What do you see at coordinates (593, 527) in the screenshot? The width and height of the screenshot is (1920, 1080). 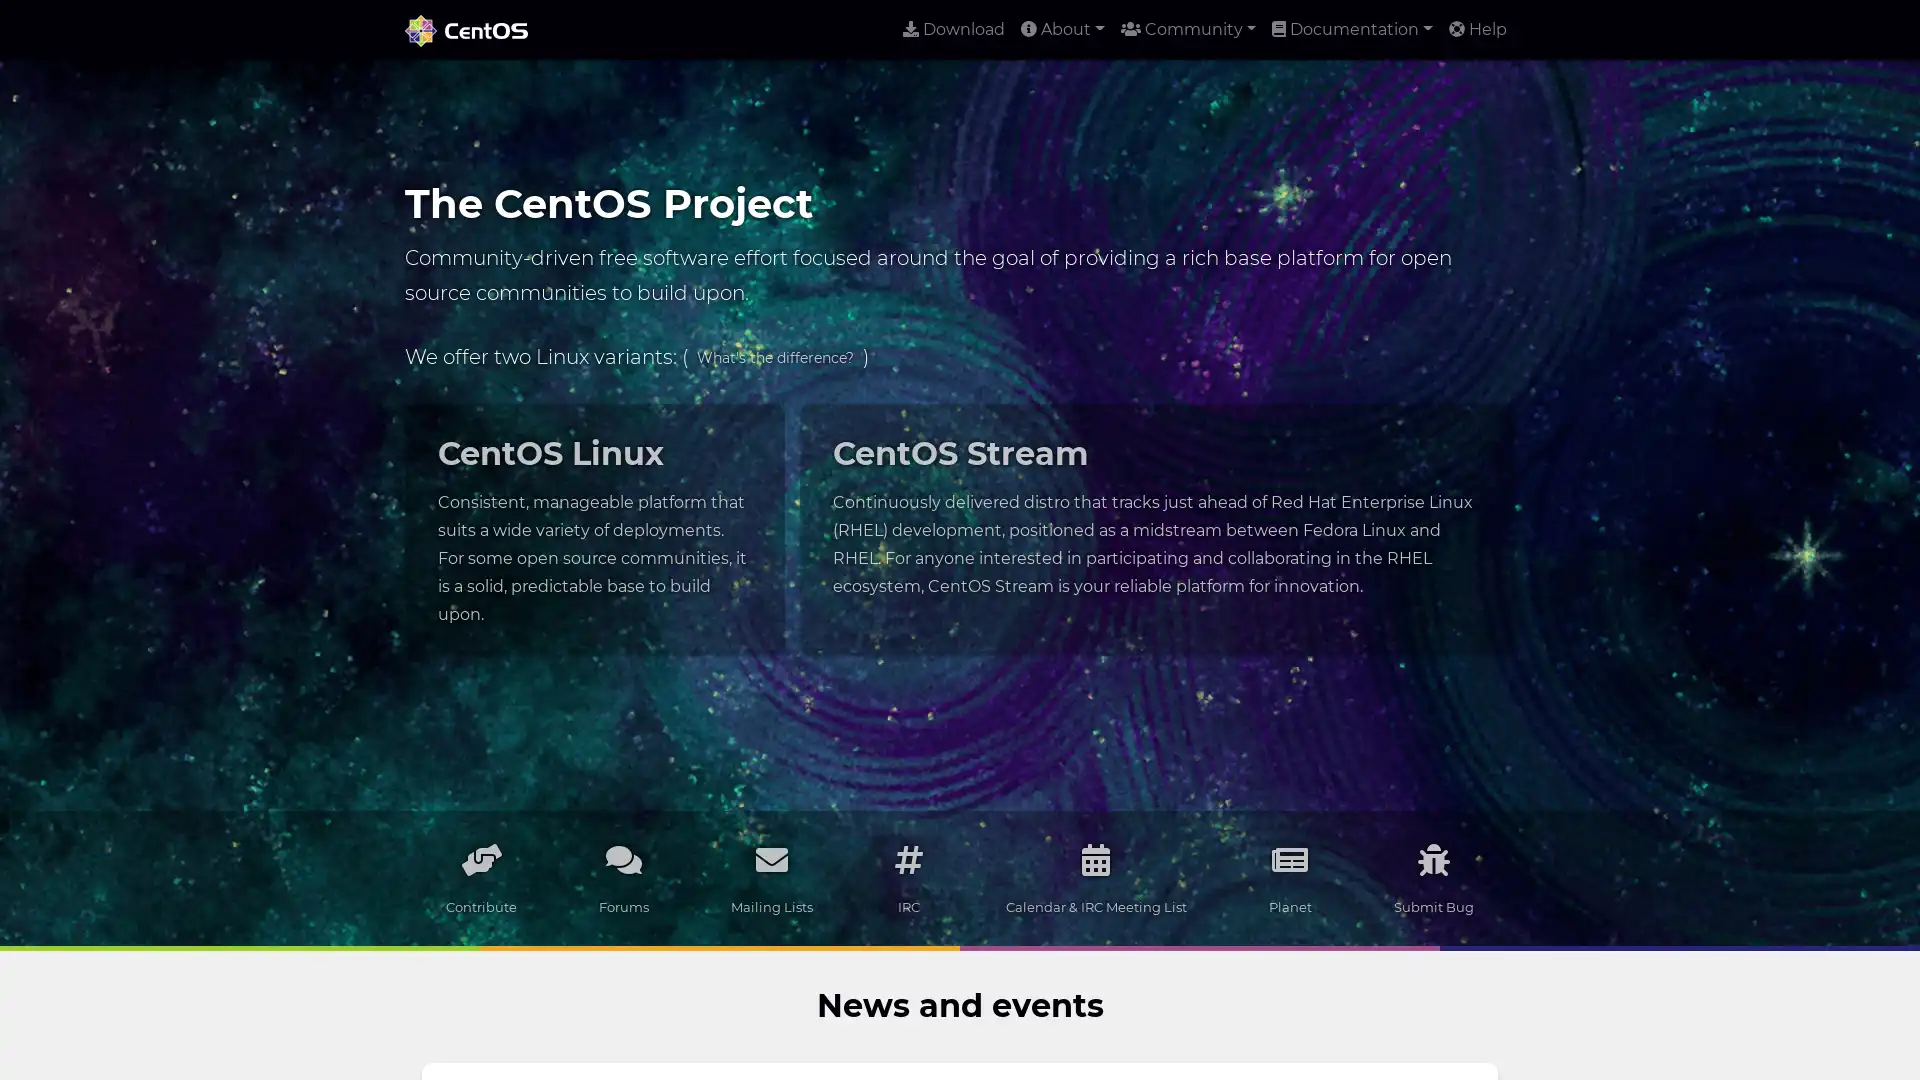 I see `CentOS Linux Consistent, manageable platform that suits a wide variety of deployments. For some open source communities, it is a solid, predictable base to build upon.` at bounding box center [593, 527].